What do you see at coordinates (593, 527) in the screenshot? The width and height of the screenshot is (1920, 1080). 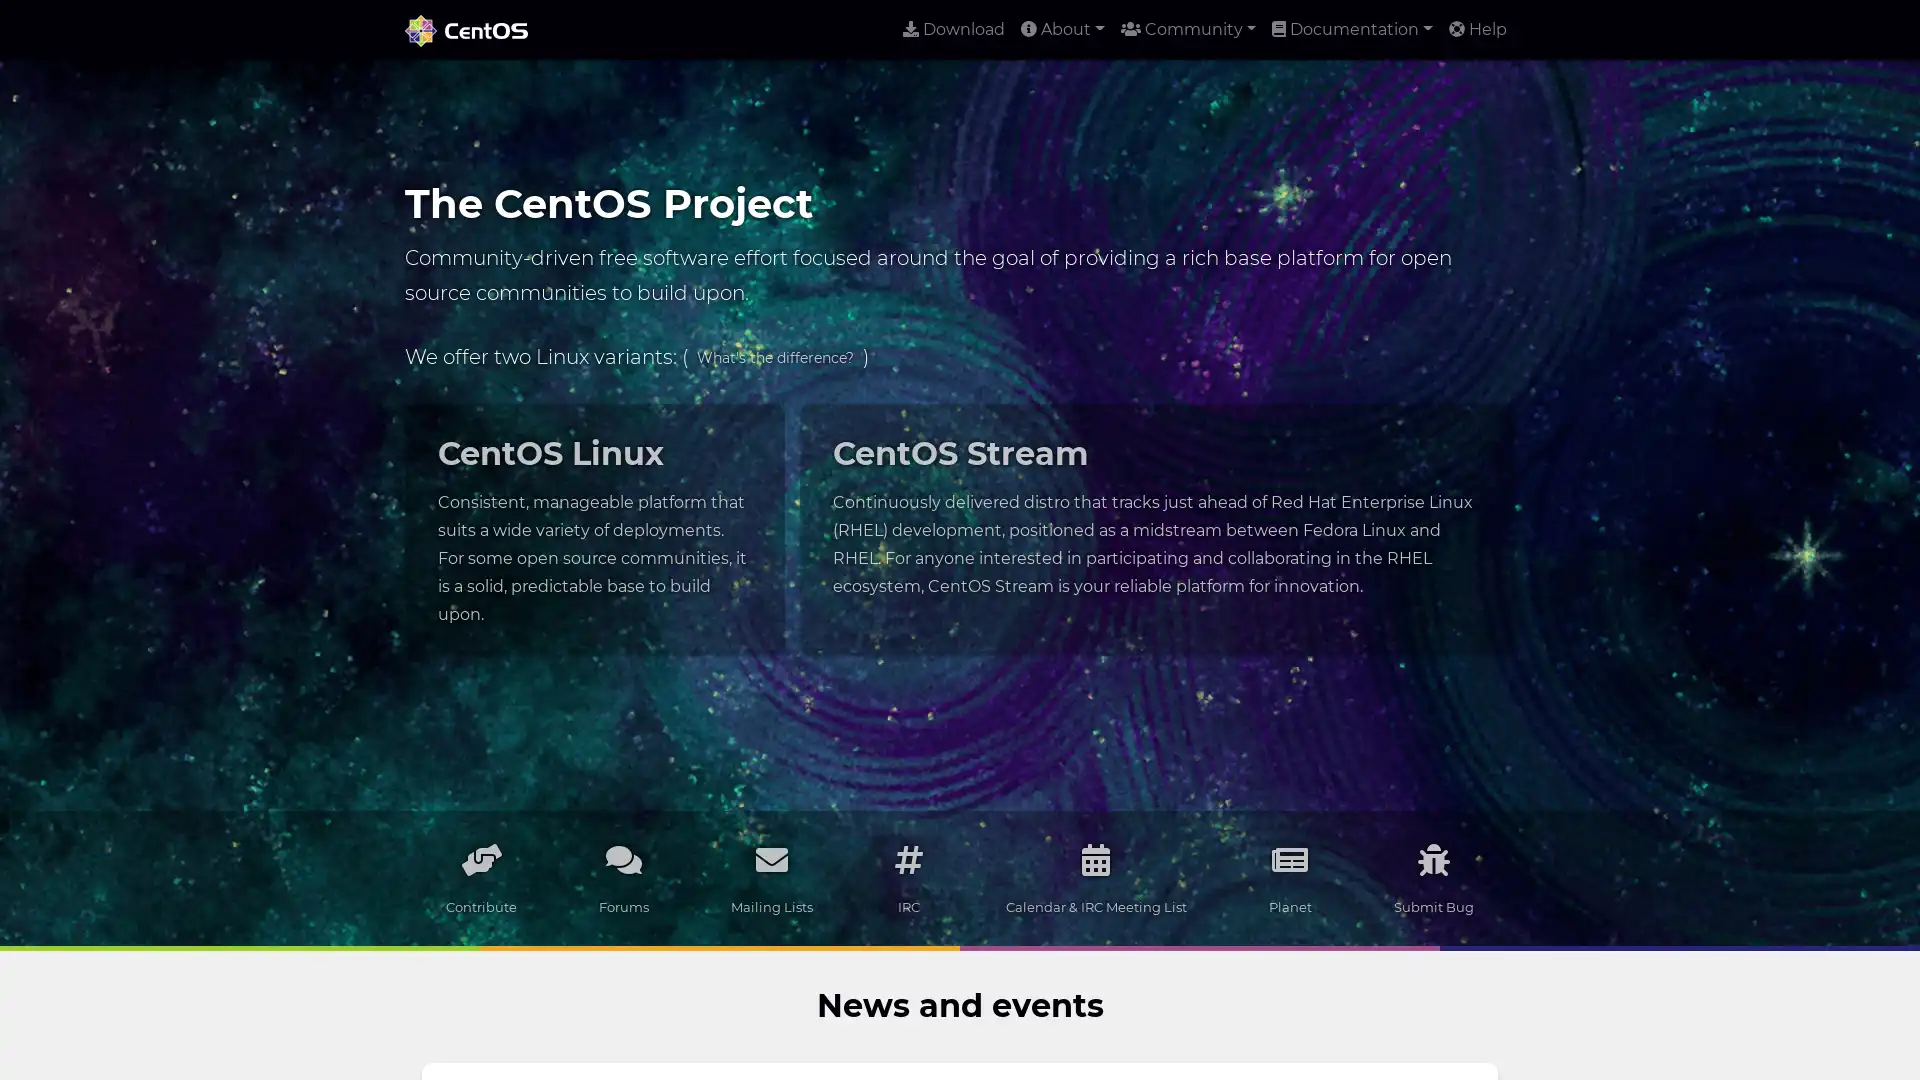 I see `CentOS Linux Consistent, manageable platform that suits a wide variety of deployments. For some open source communities, it is a solid, predictable base to build upon.` at bounding box center [593, 527].